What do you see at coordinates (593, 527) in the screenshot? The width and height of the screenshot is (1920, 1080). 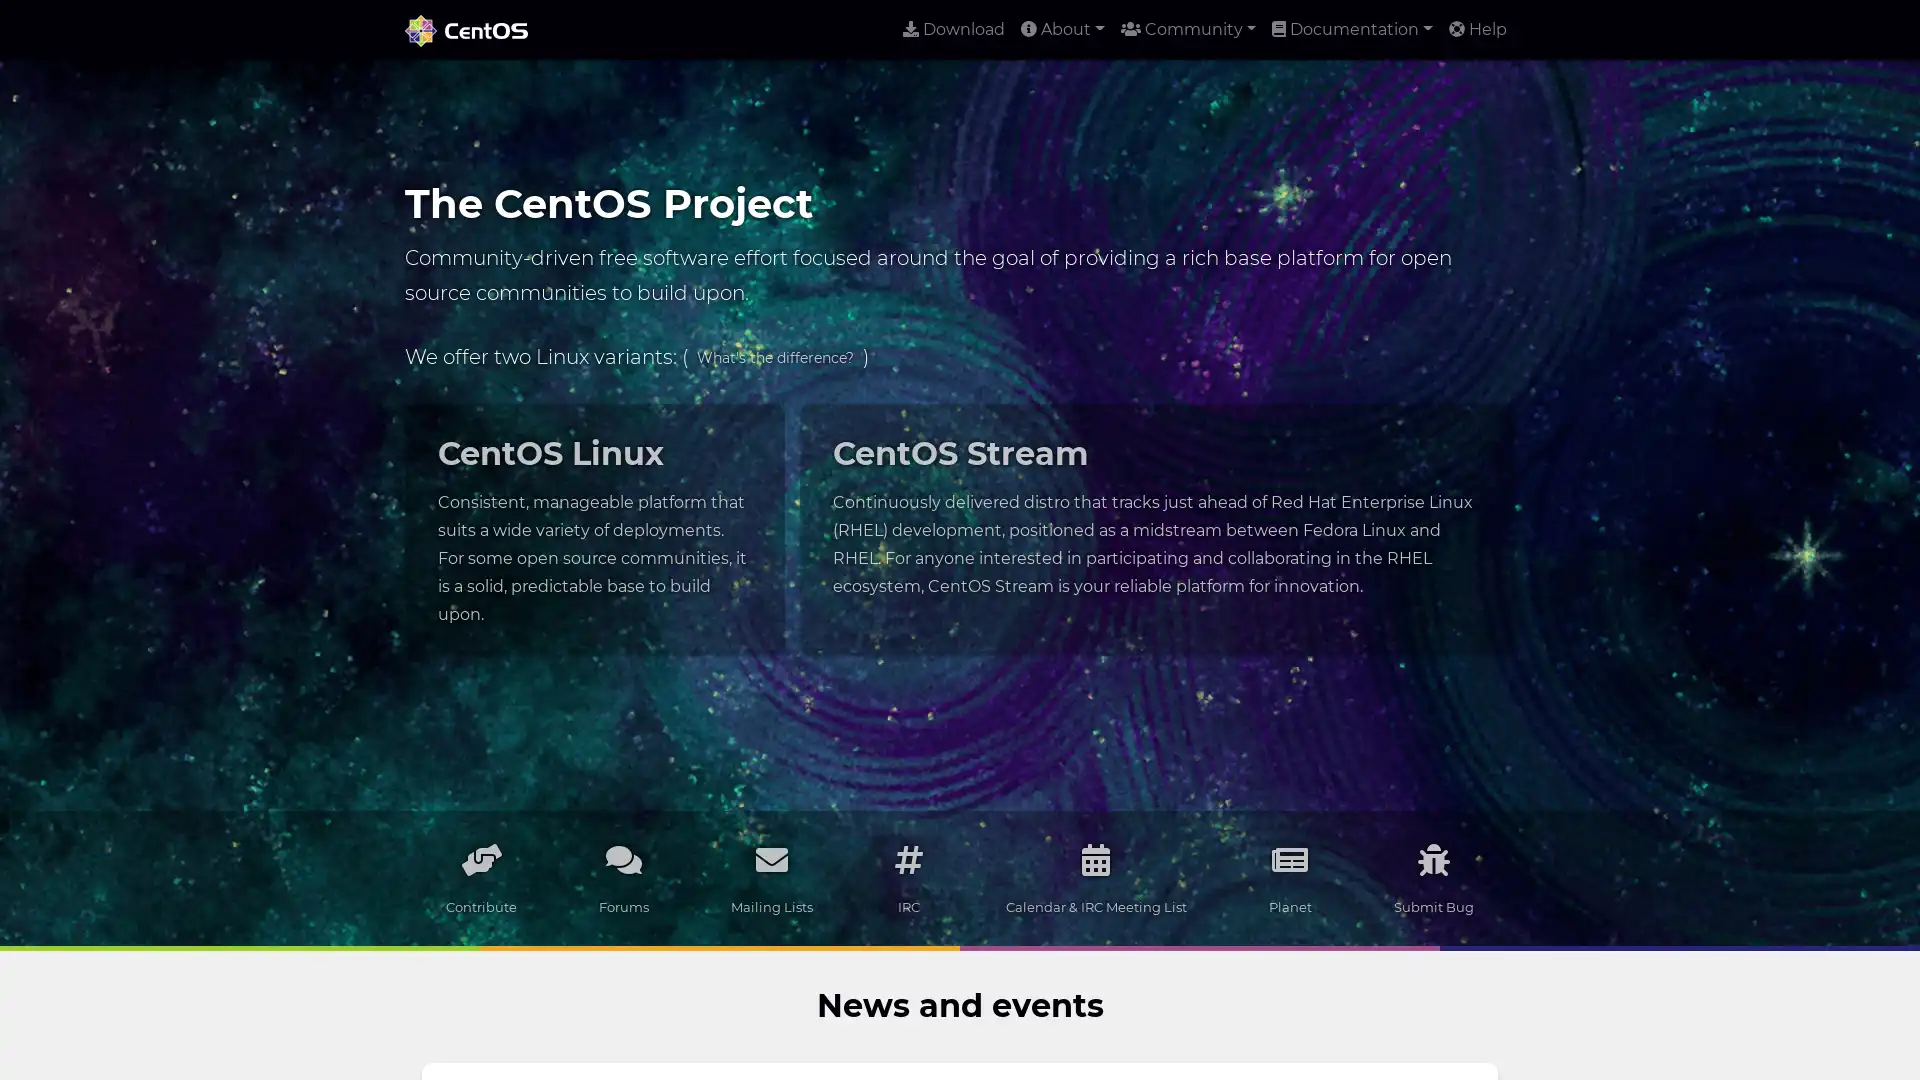 I see `CentOS Linux Consistent, manageable platform that suits a wide variety of deployments. For some open source communities, it is a solid, predictable base to build upon.` at bounding box center [593, 527].